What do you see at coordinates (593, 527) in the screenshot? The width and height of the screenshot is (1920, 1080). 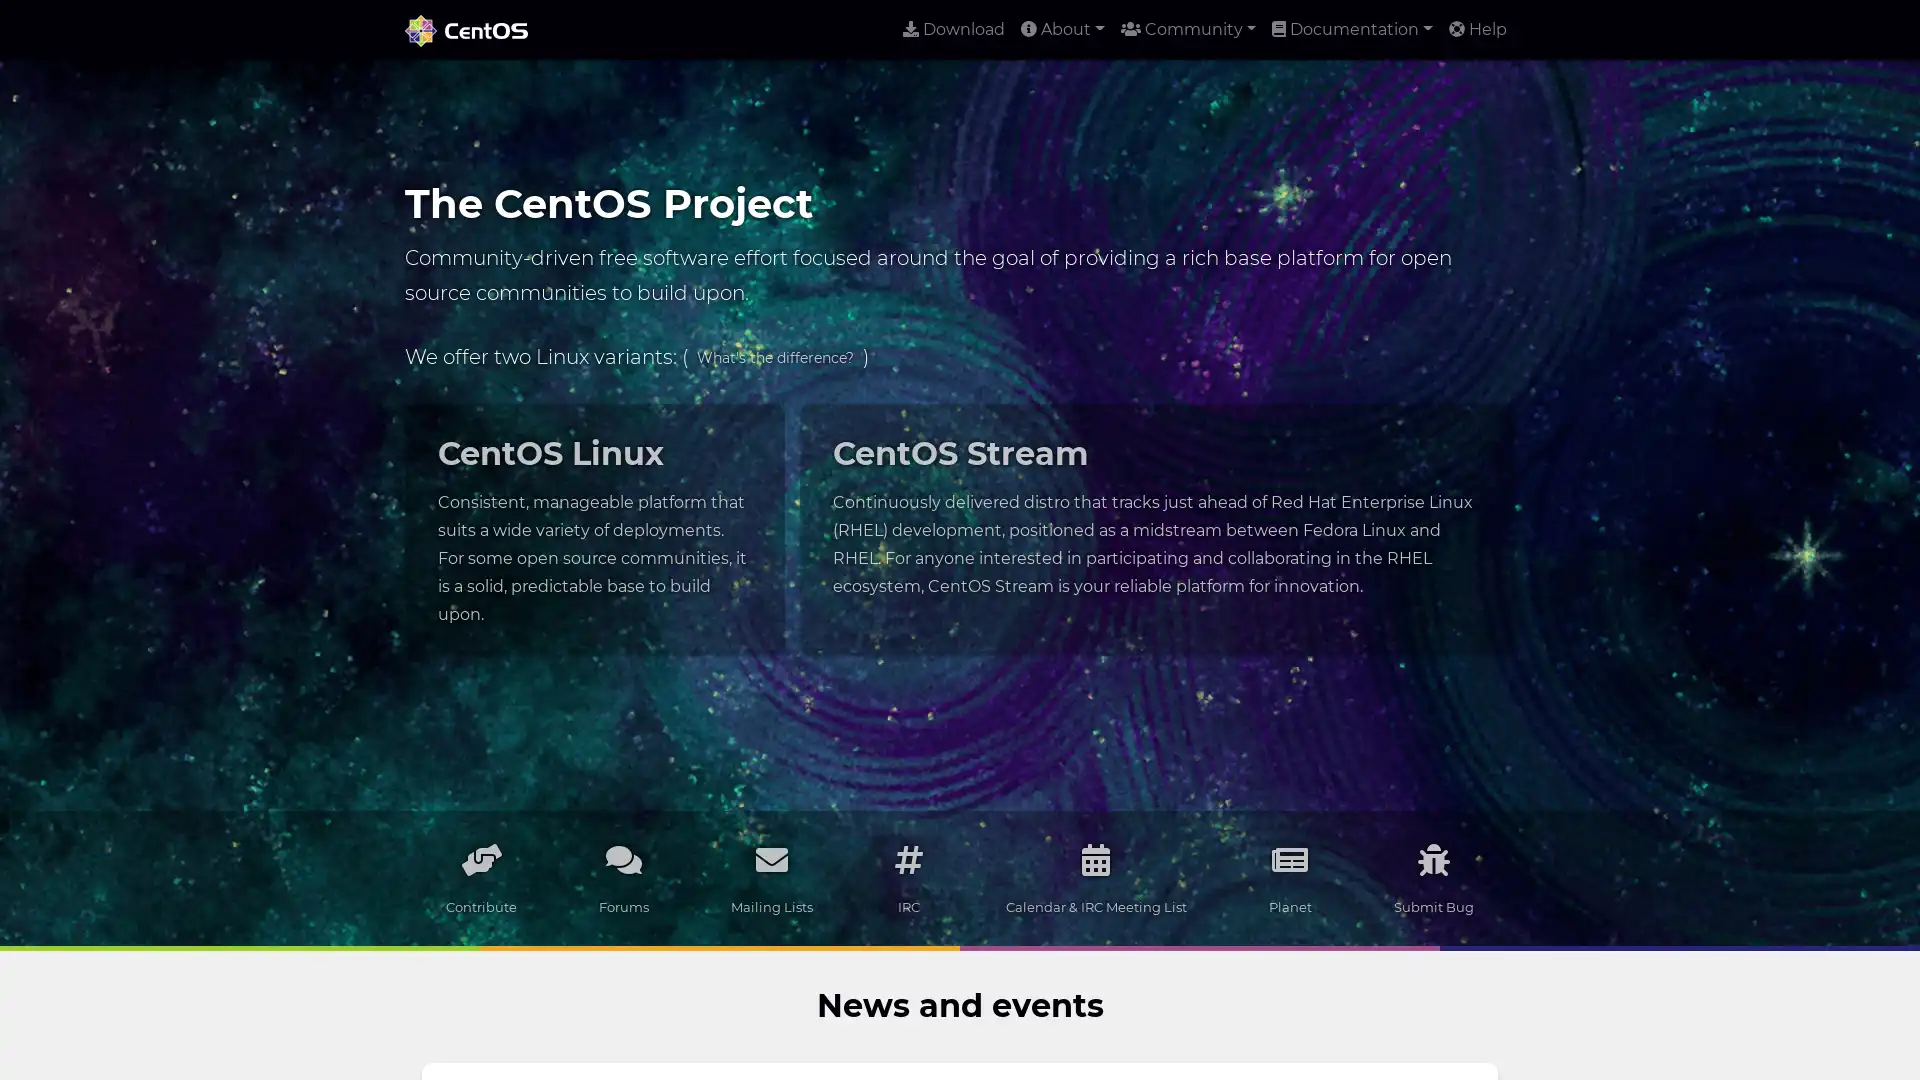 I see `CentOS Linux Consistent, manageable platform that suits a wide variety of deployments. For some open source communities, it is a solid, predictable base to build upon.` at bounding box center [593, 527].